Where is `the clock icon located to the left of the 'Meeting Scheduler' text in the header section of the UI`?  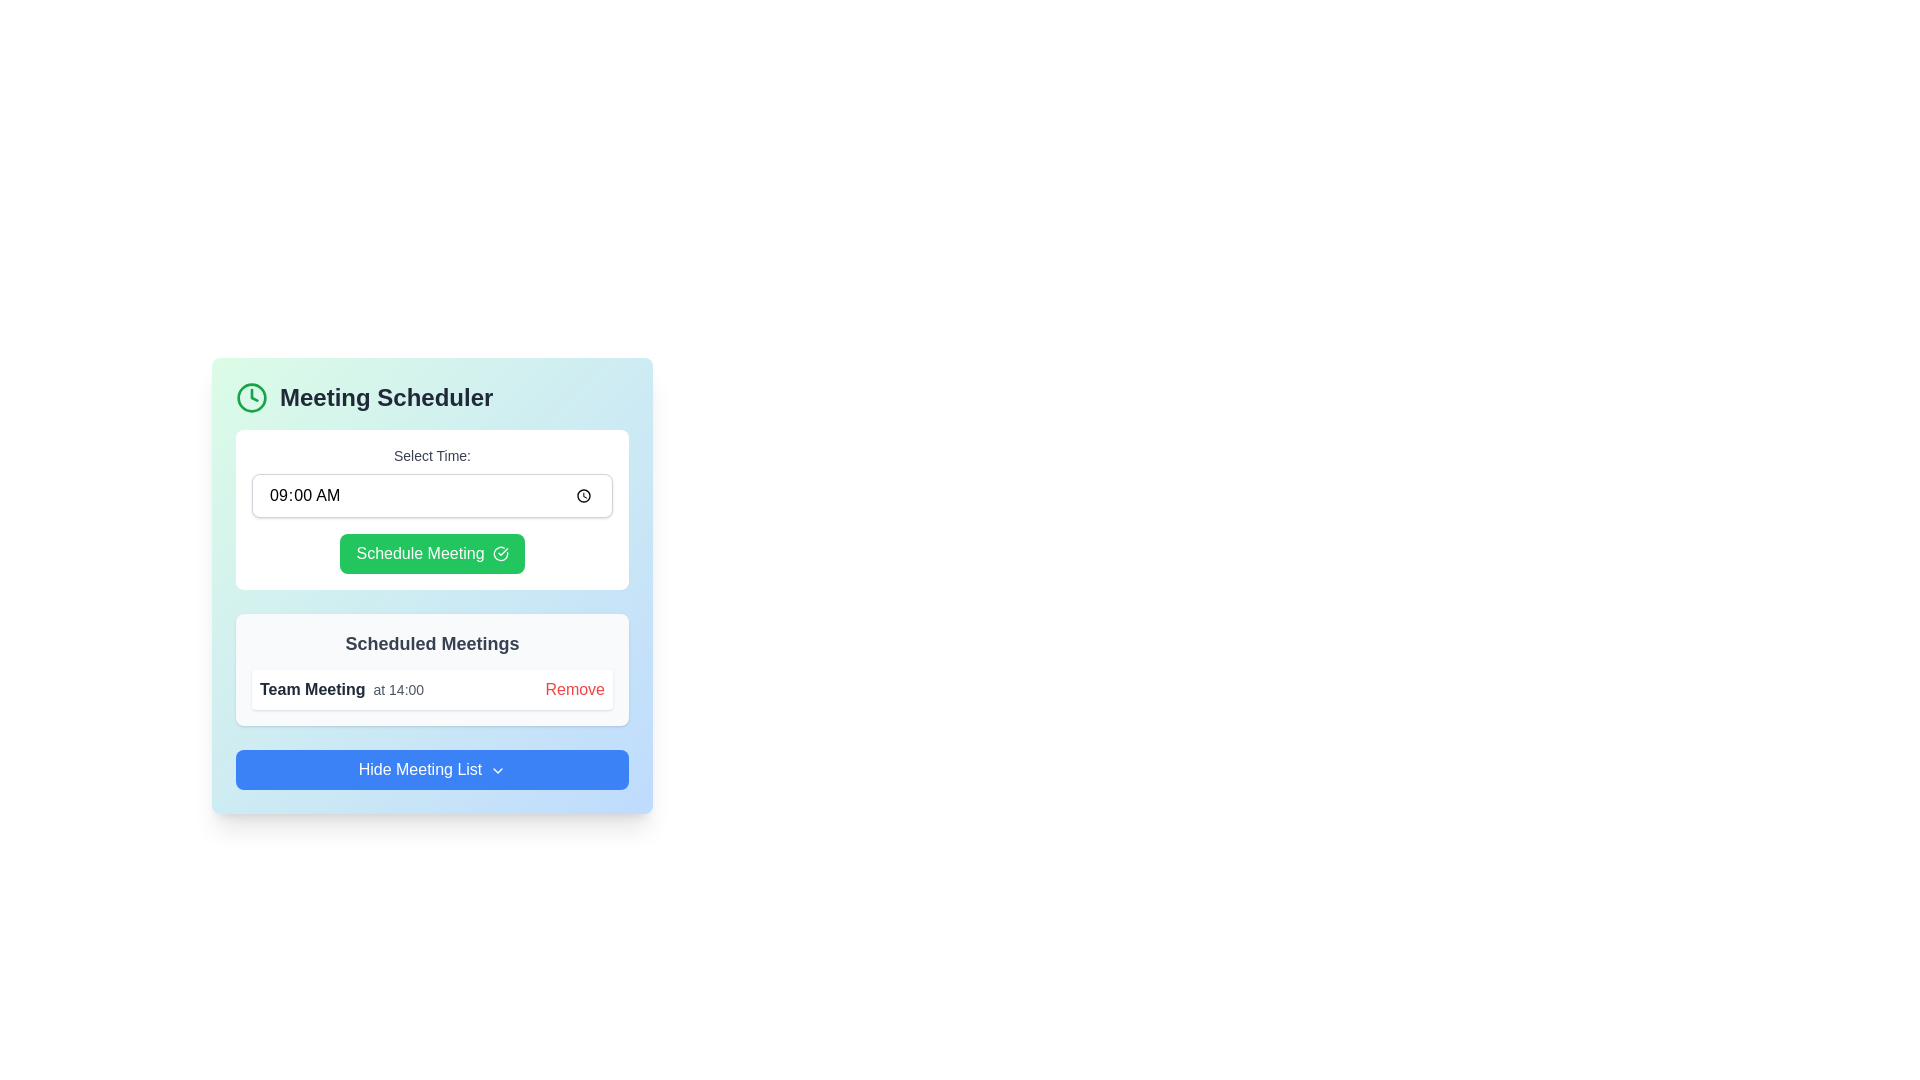
the clock icon located to the left of the 'Meeting Scheduler' text in the header section of the UI is located at coordinates (253, 395).